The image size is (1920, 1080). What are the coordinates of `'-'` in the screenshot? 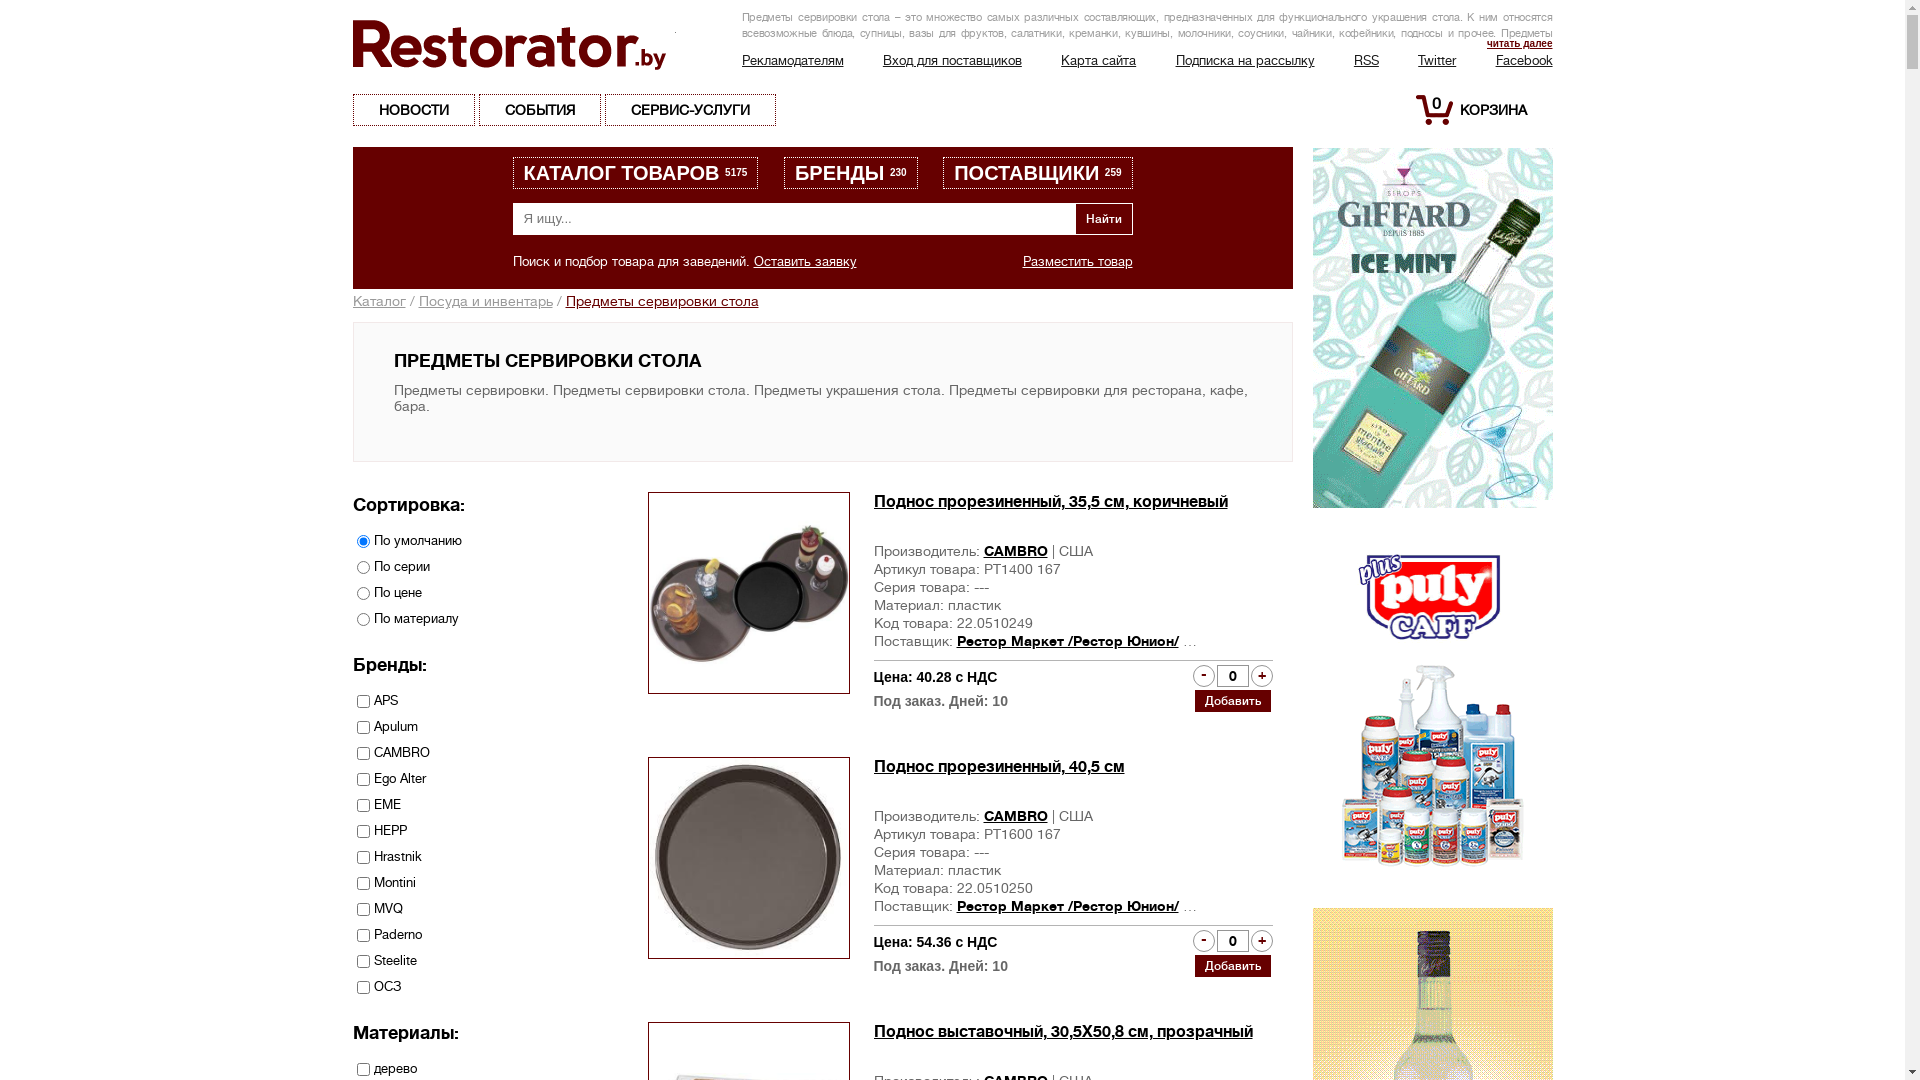 It's located at (1202, 941).